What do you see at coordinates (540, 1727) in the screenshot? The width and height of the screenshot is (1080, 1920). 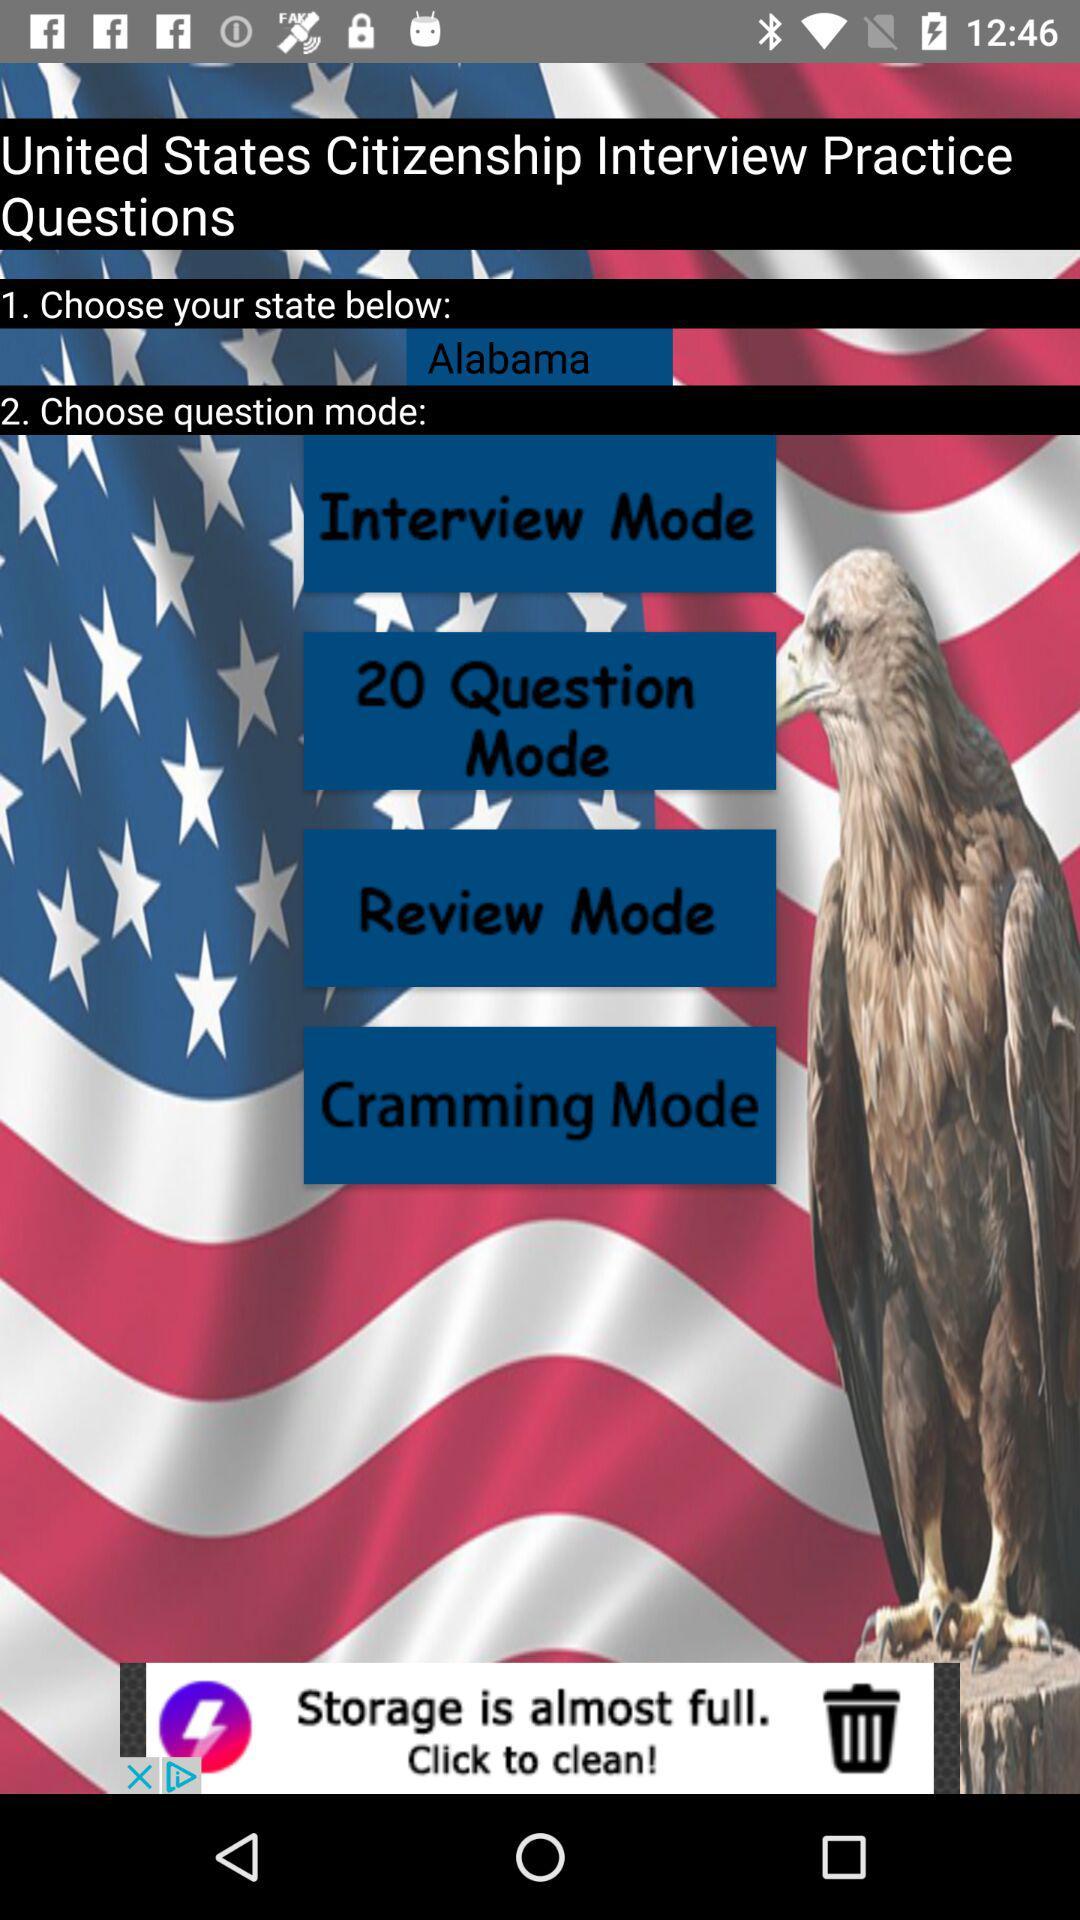 I see `advertisement banner` at bounding box center [540, 1727].